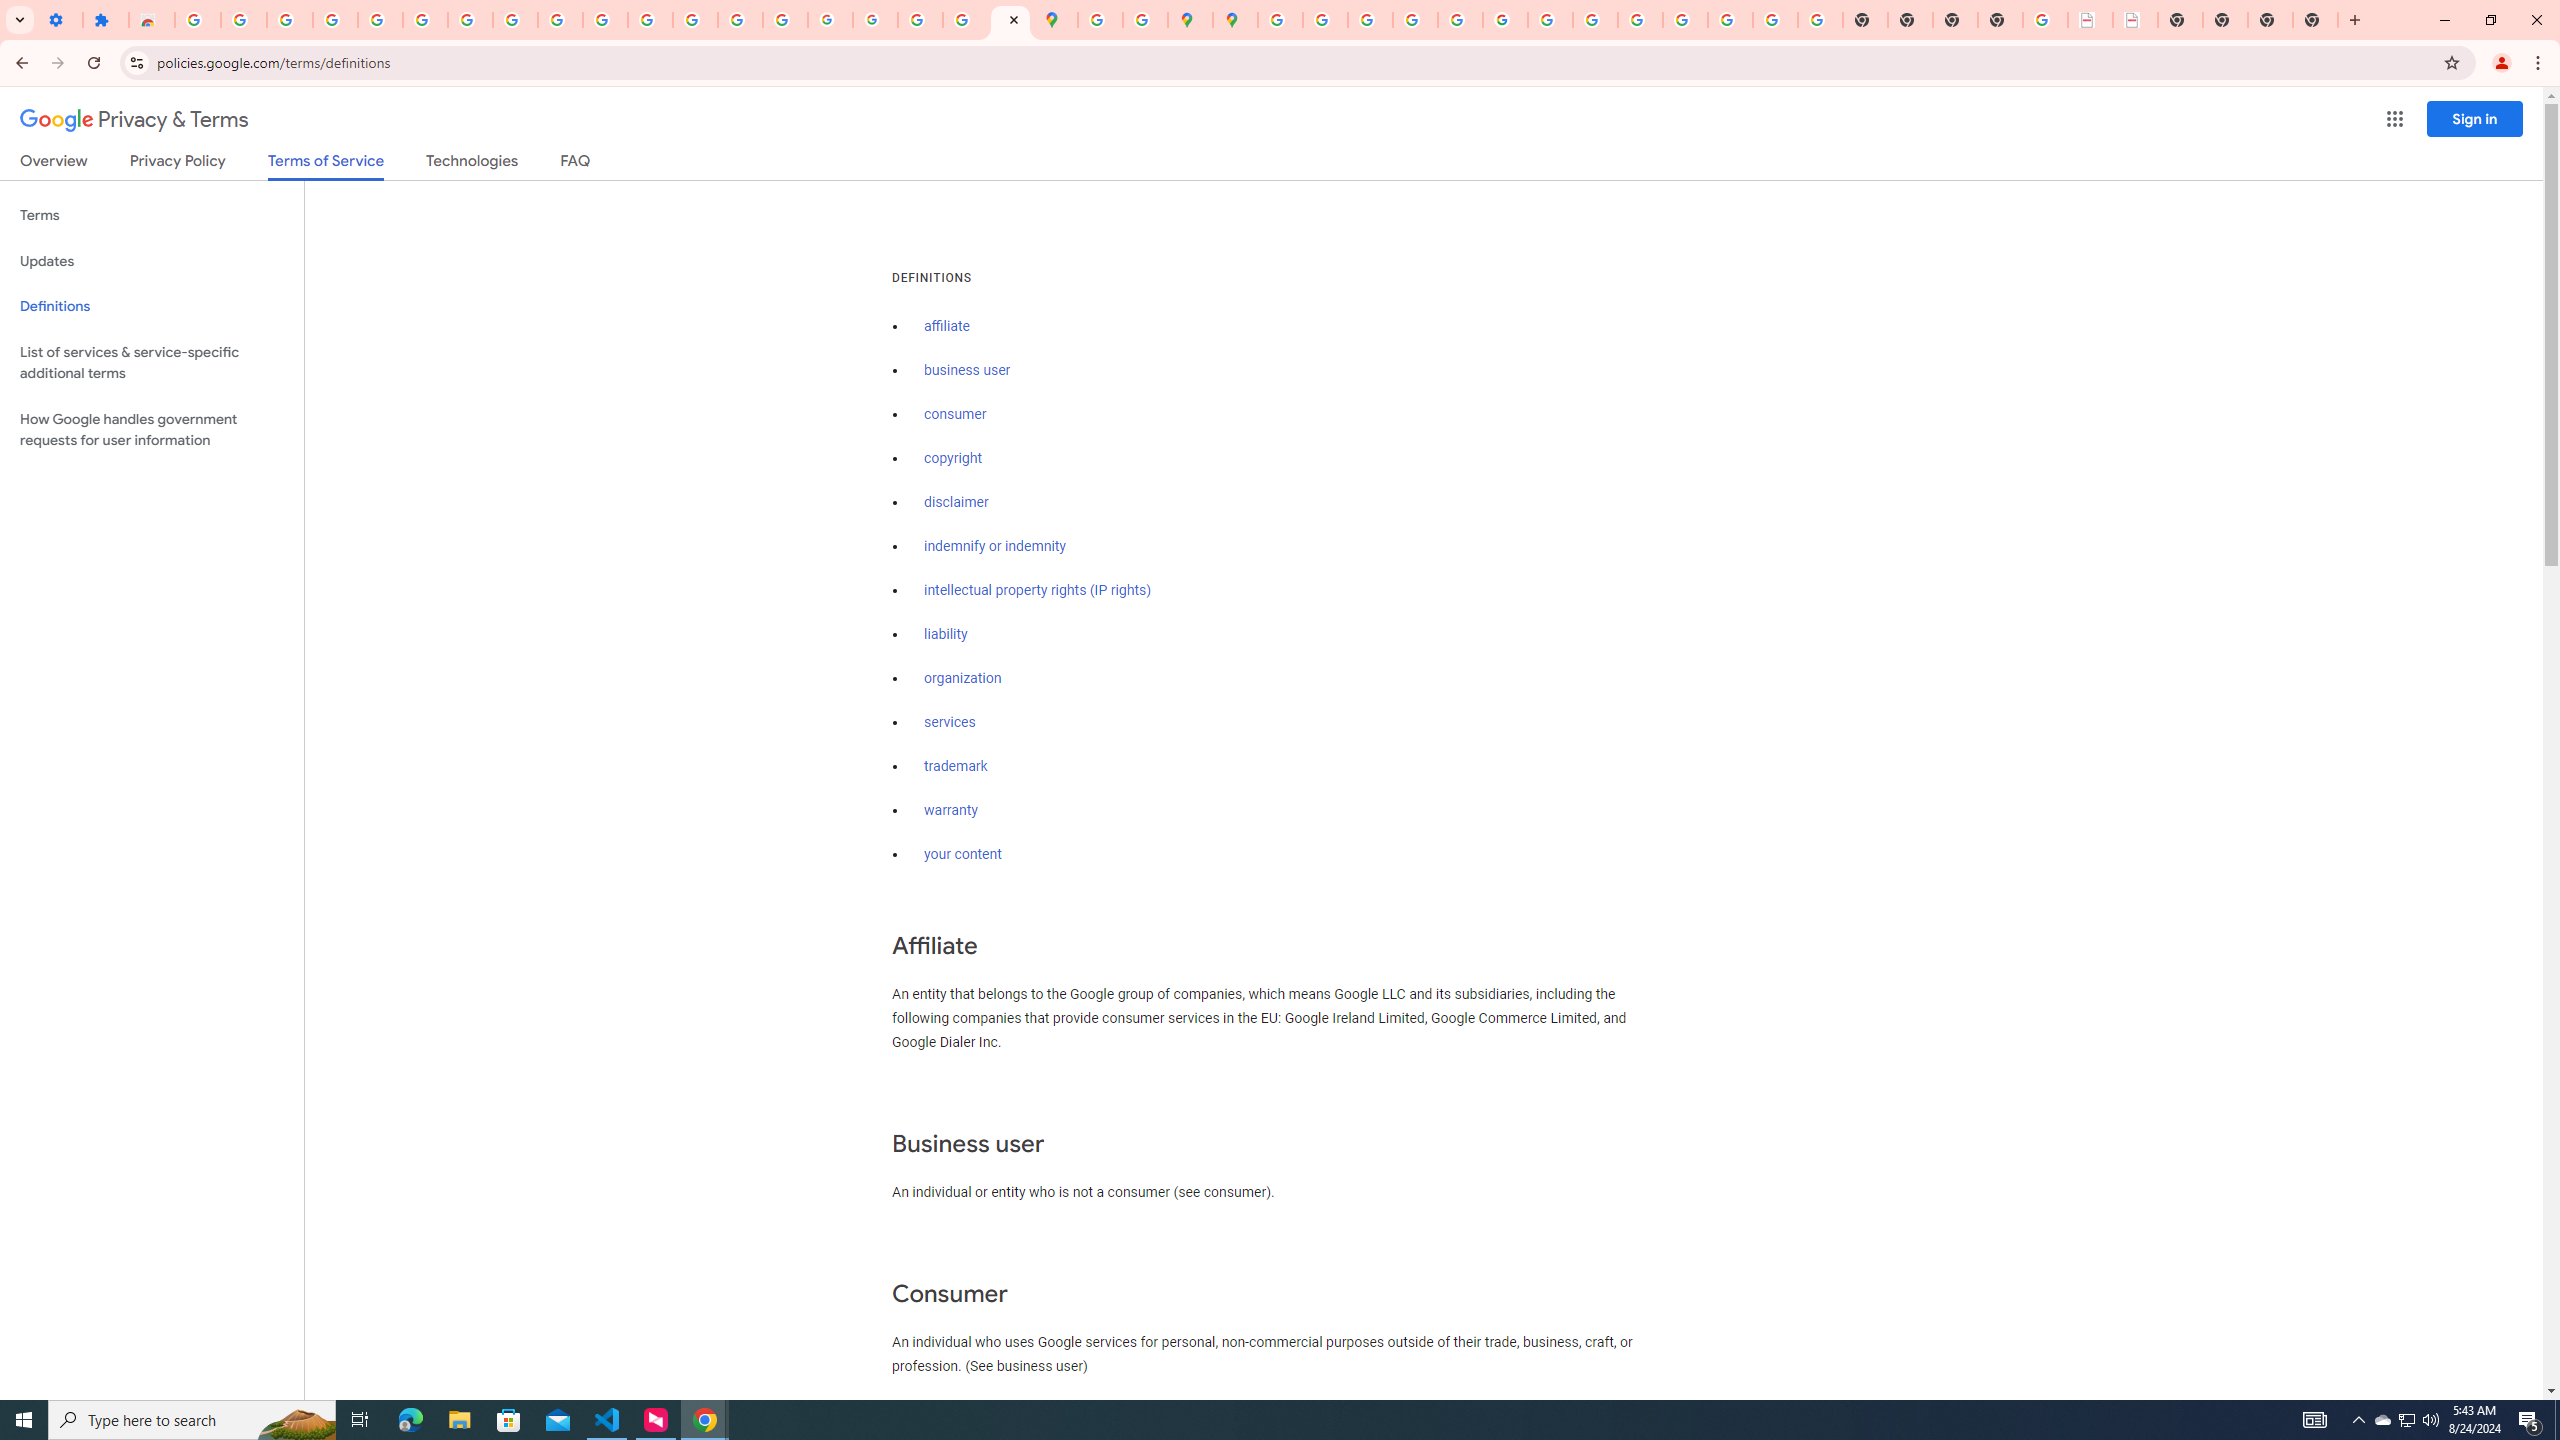 The image size is (2560, 1440). Describe the element at coordinates (2090, 19) in the screenshot. I see `'LAAD Defence & Security 2025 | BAE Systems'` at that location.